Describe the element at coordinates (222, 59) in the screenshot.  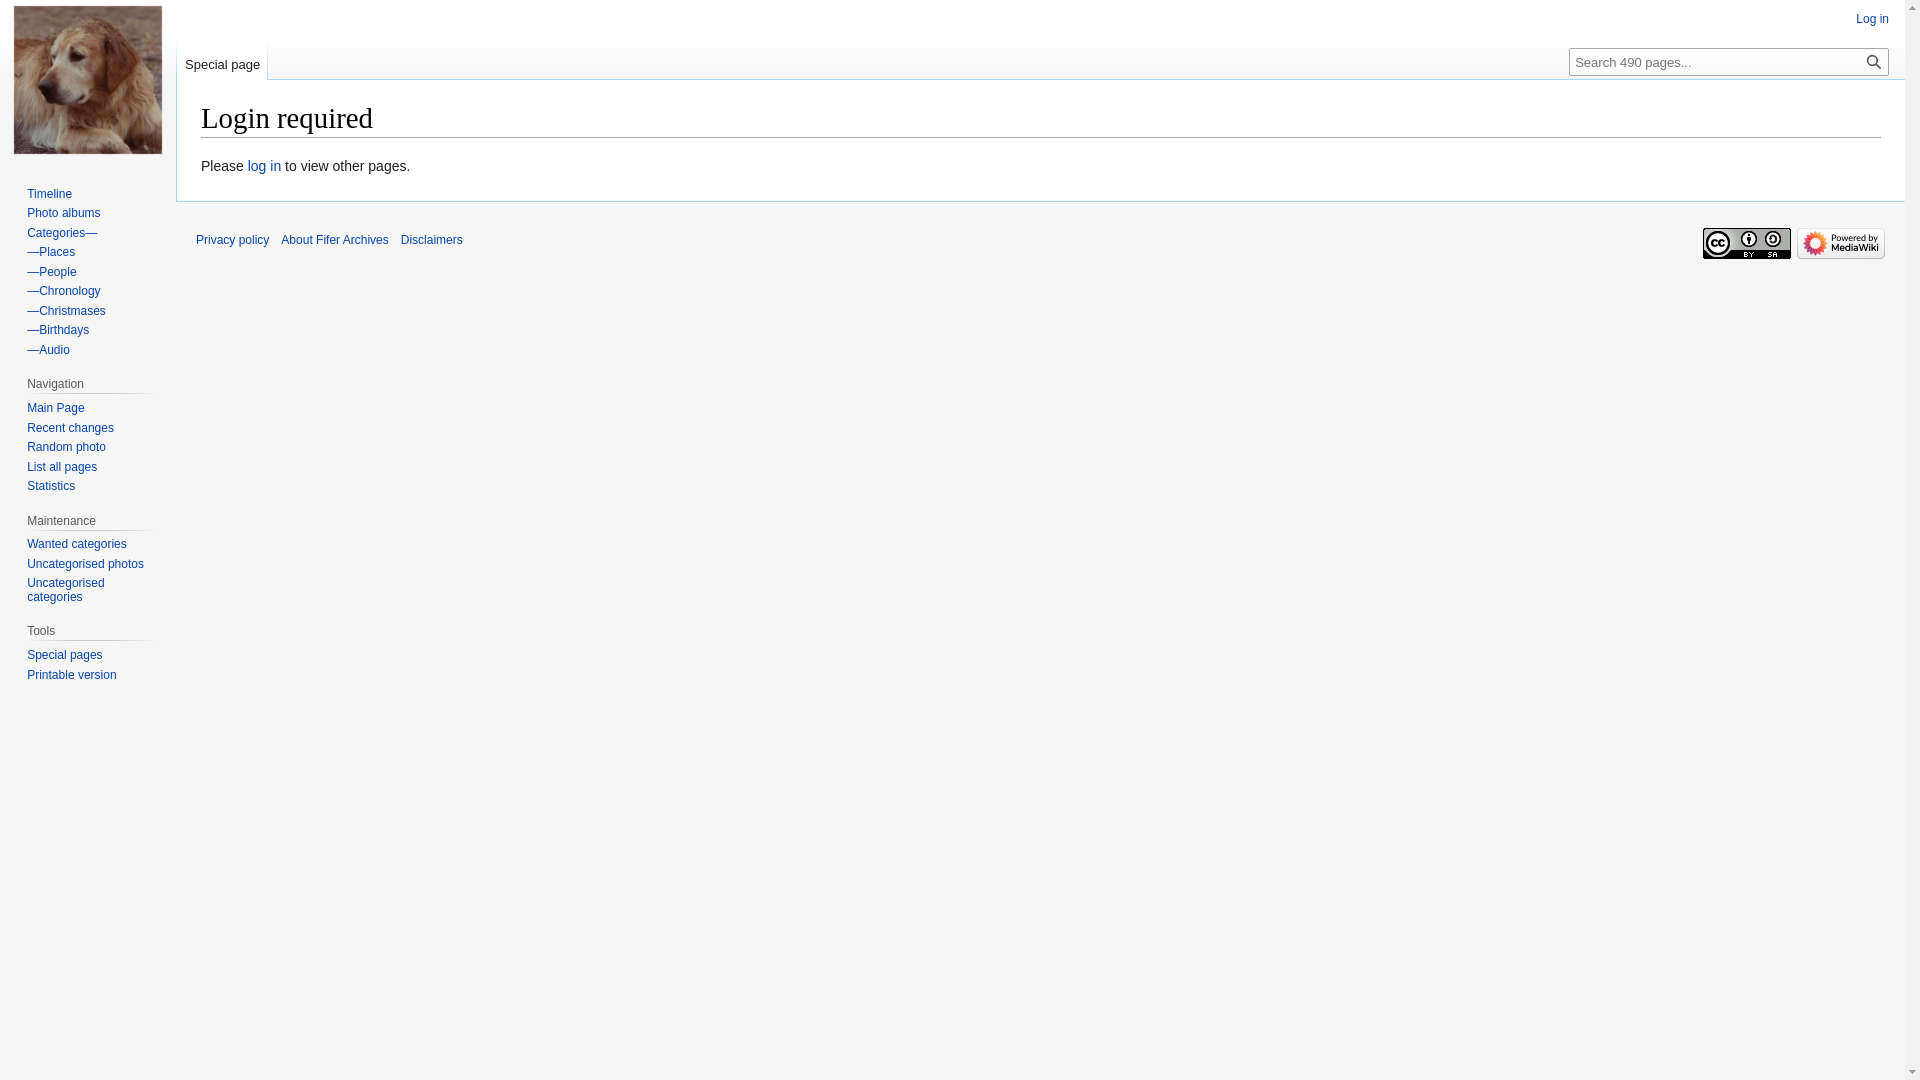
I see `'Special page'` at that location.